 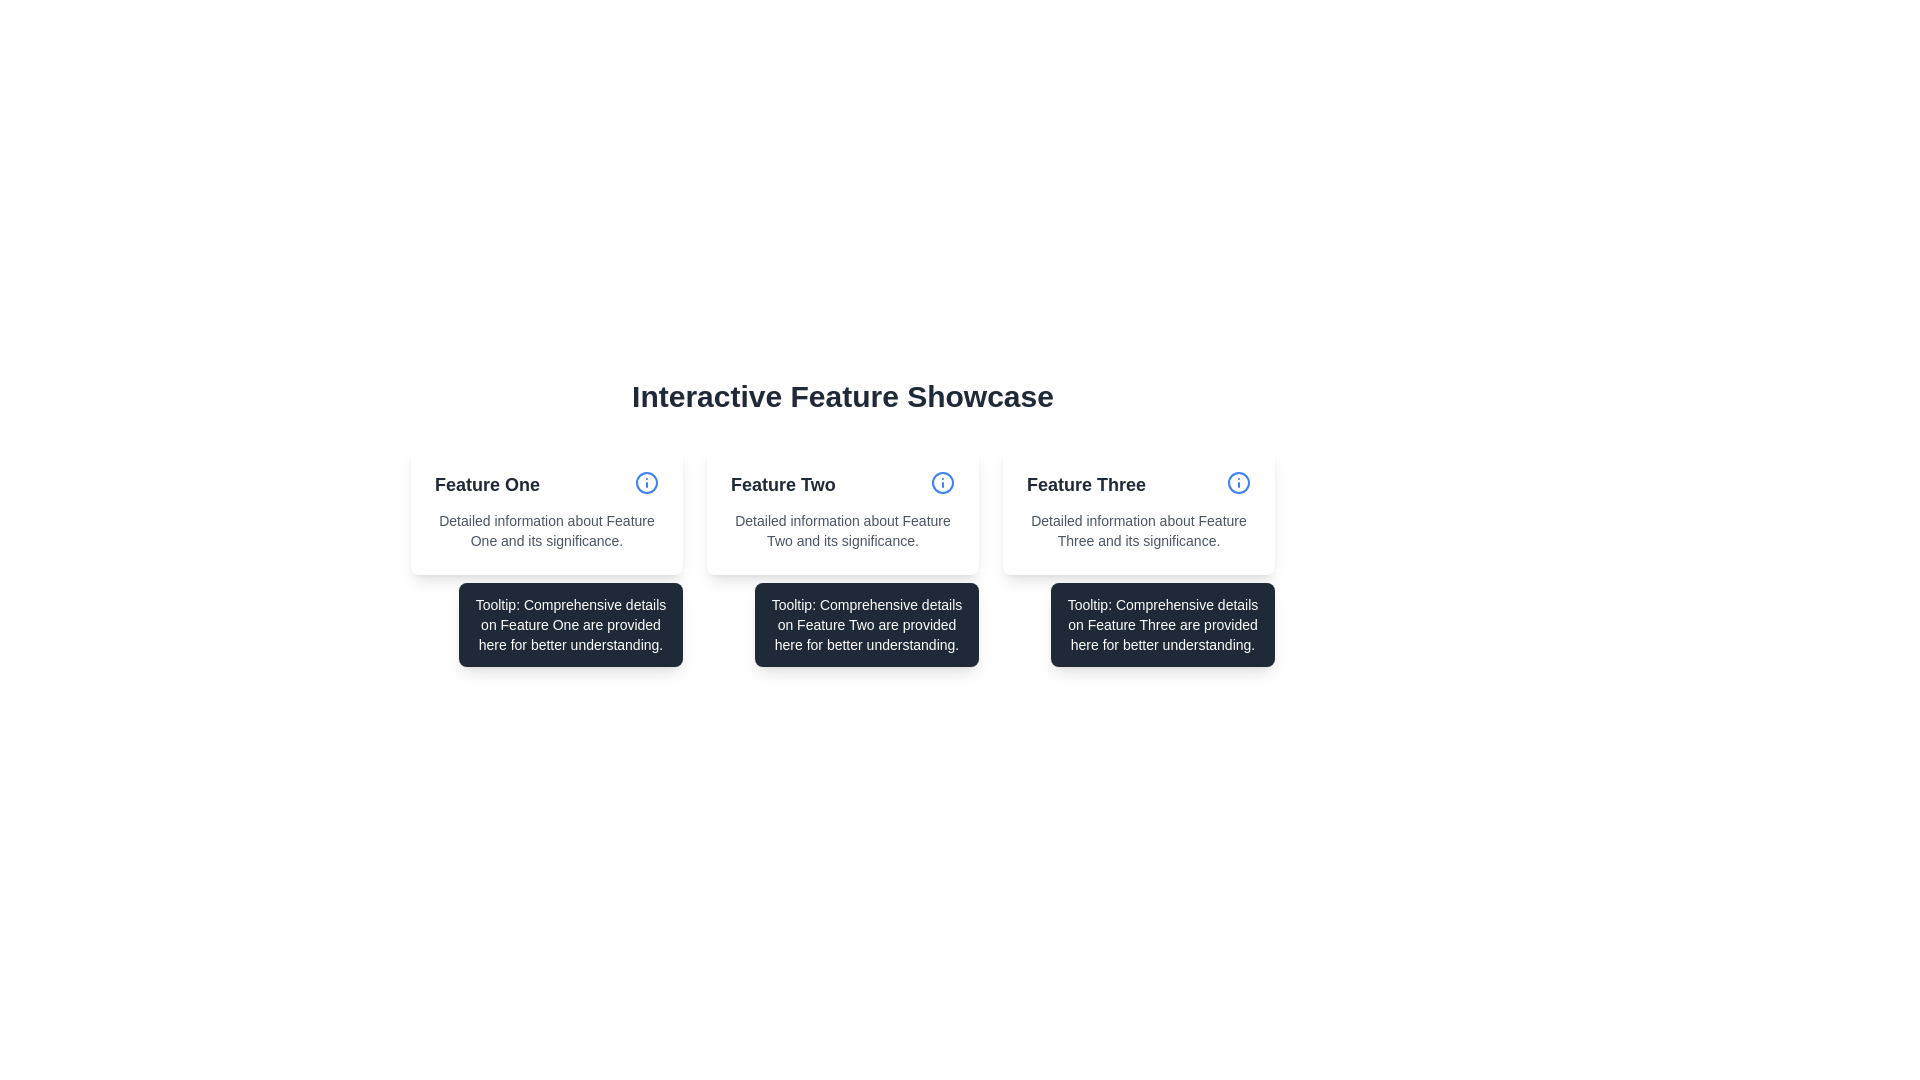 I want to click on contents of the 'Feature Three' text header, which is styled prominently in bold and large font, located in the rightmost card of a group of three cards, so click(x=1138, y=485).